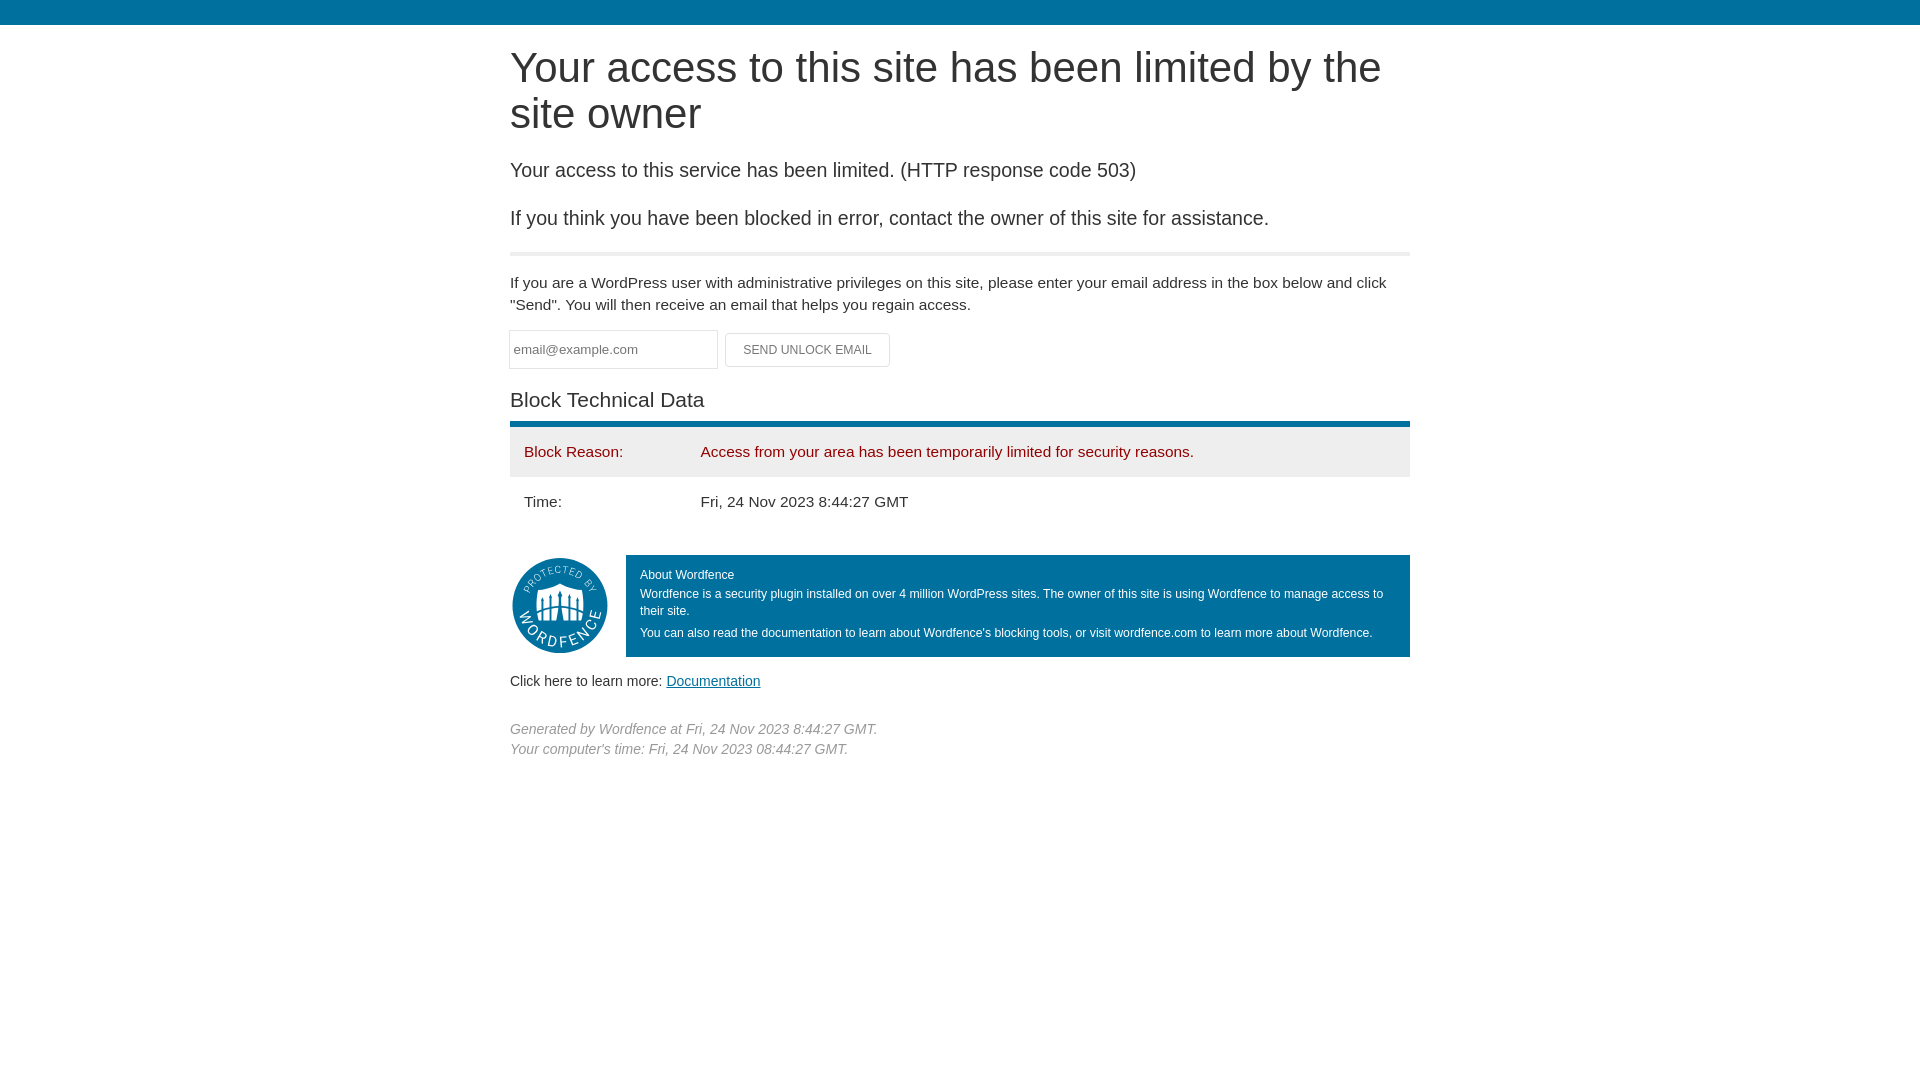  Describe the element at coordinates (713, 680) in the screenshot. I see `'Documentation'` at that location.